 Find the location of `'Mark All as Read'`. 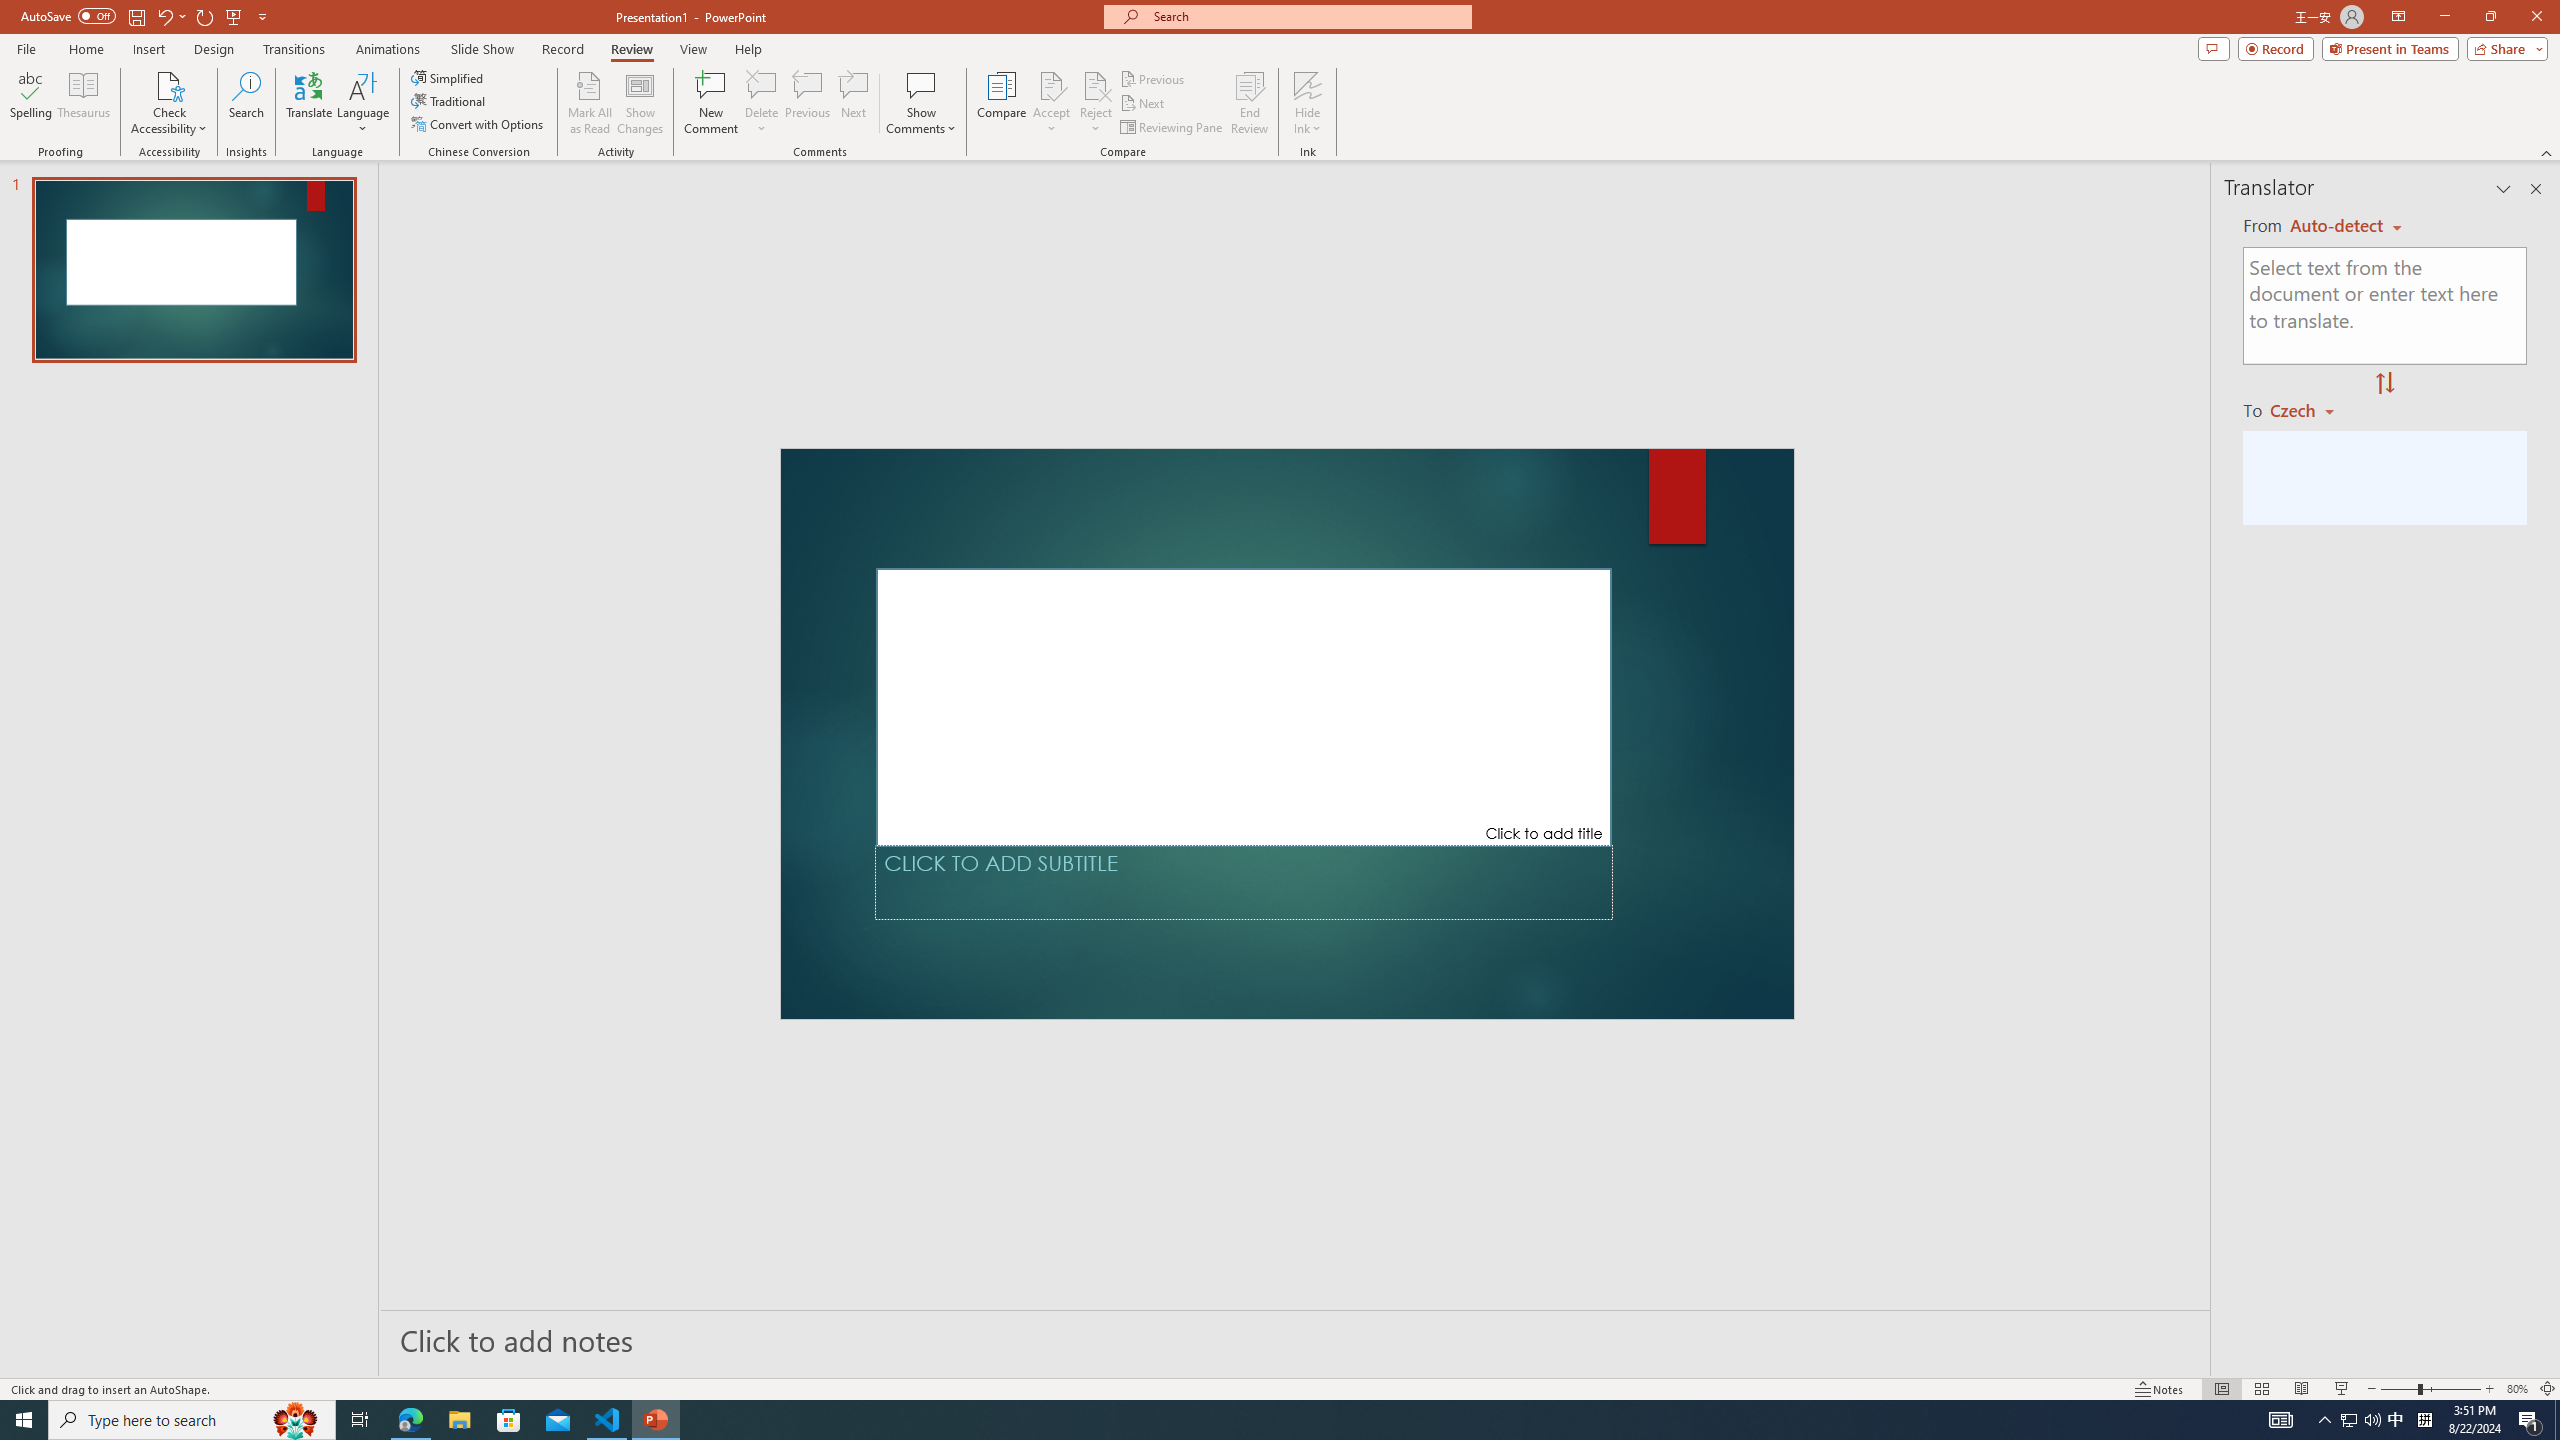

'Mark All as Read' is located at coordinates (590, 103).